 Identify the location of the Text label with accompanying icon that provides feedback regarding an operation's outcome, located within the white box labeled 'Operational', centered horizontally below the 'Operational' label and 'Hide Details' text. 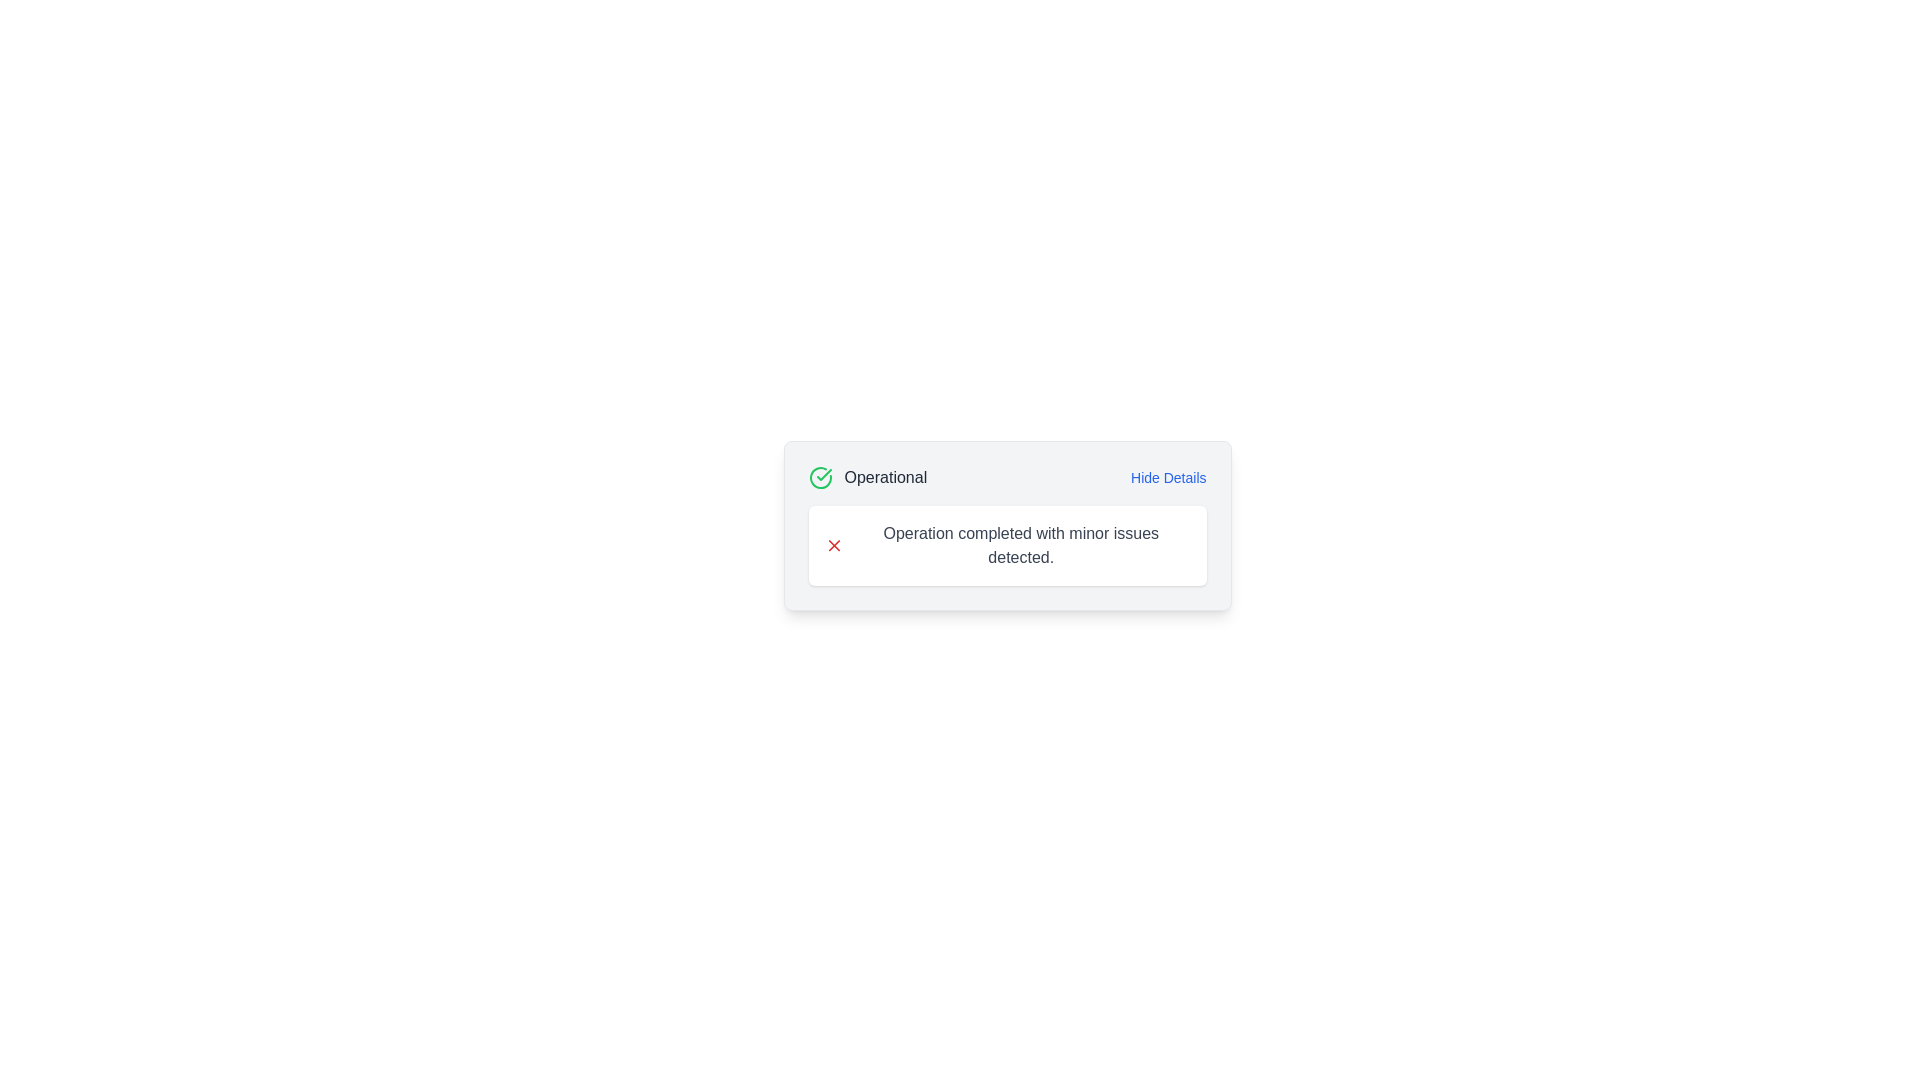
(1007, 546).